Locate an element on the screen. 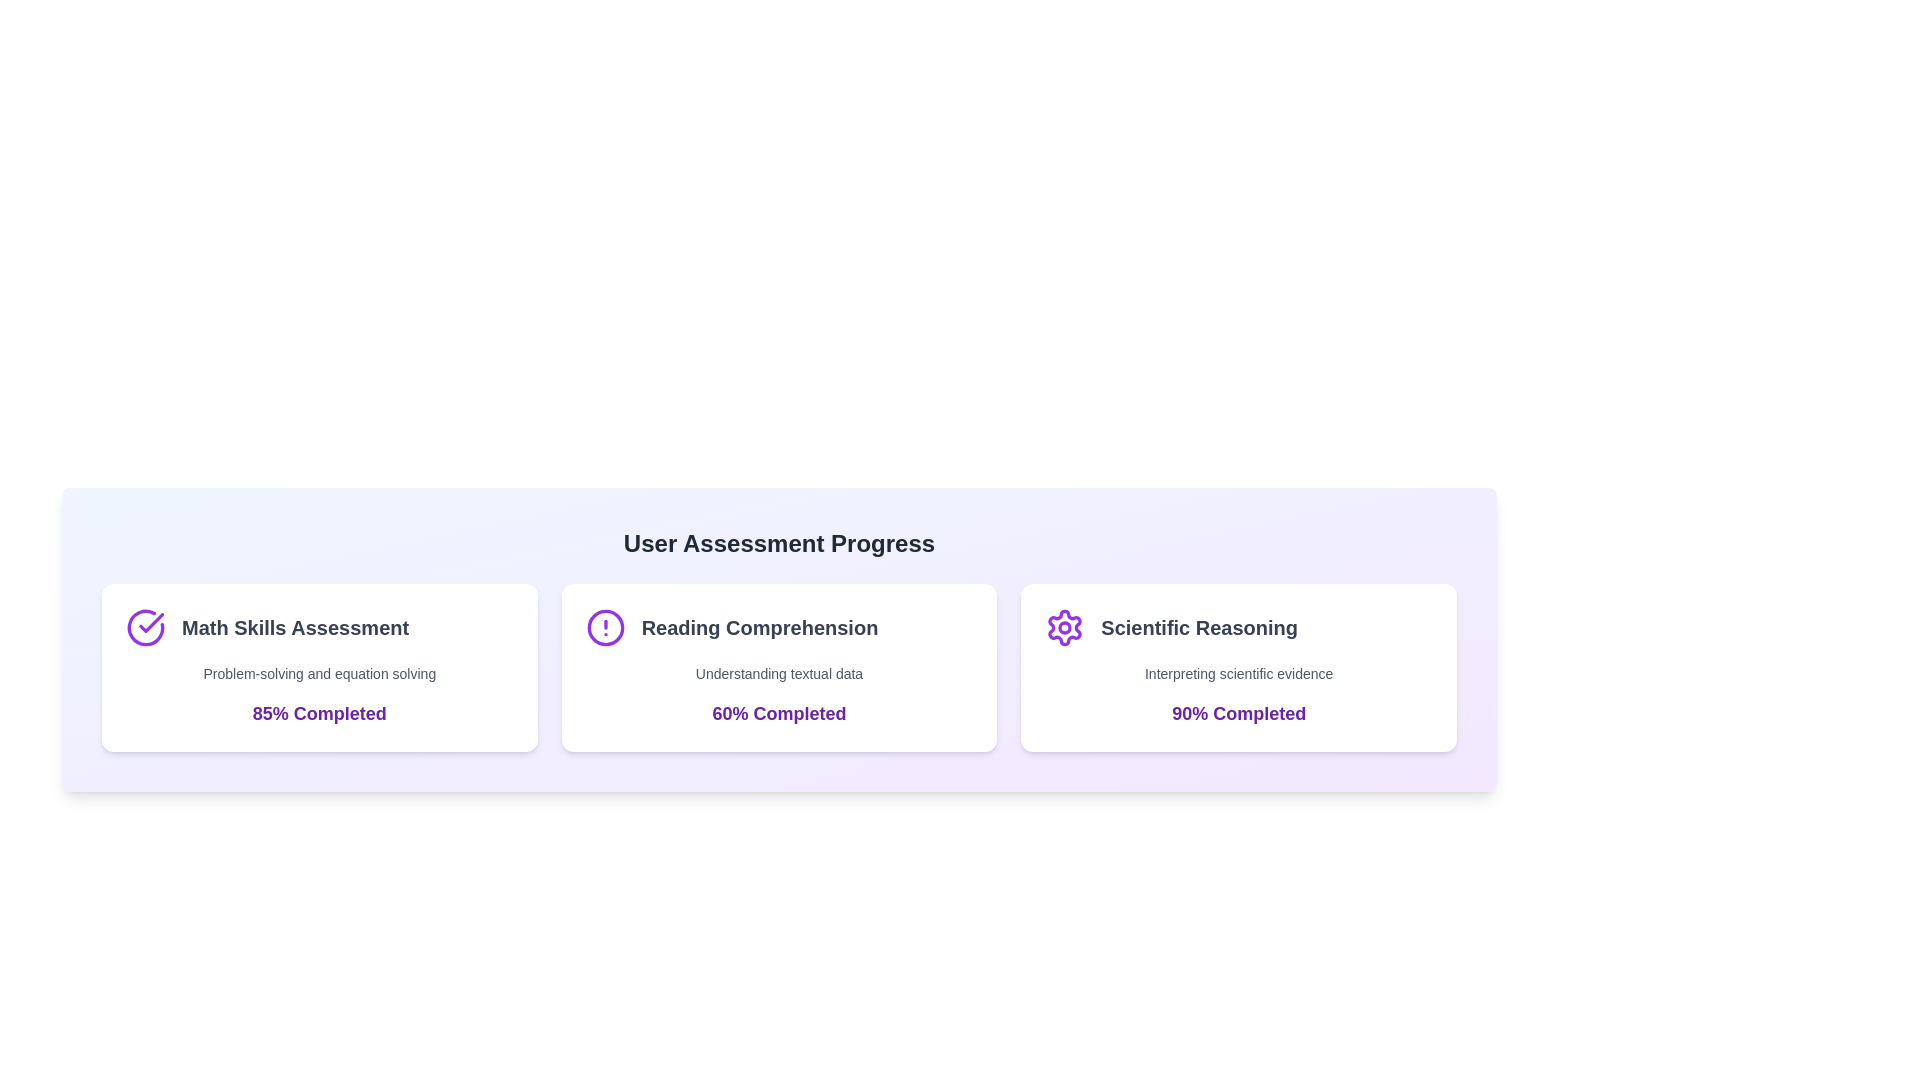 Image resolution: width=1920 pixels, height=1080 pixels. the purple cogwheel-shaped icon located to the left of the title 'Scientific Reasoning' within the card layout is located at coordinates (1064, 627).